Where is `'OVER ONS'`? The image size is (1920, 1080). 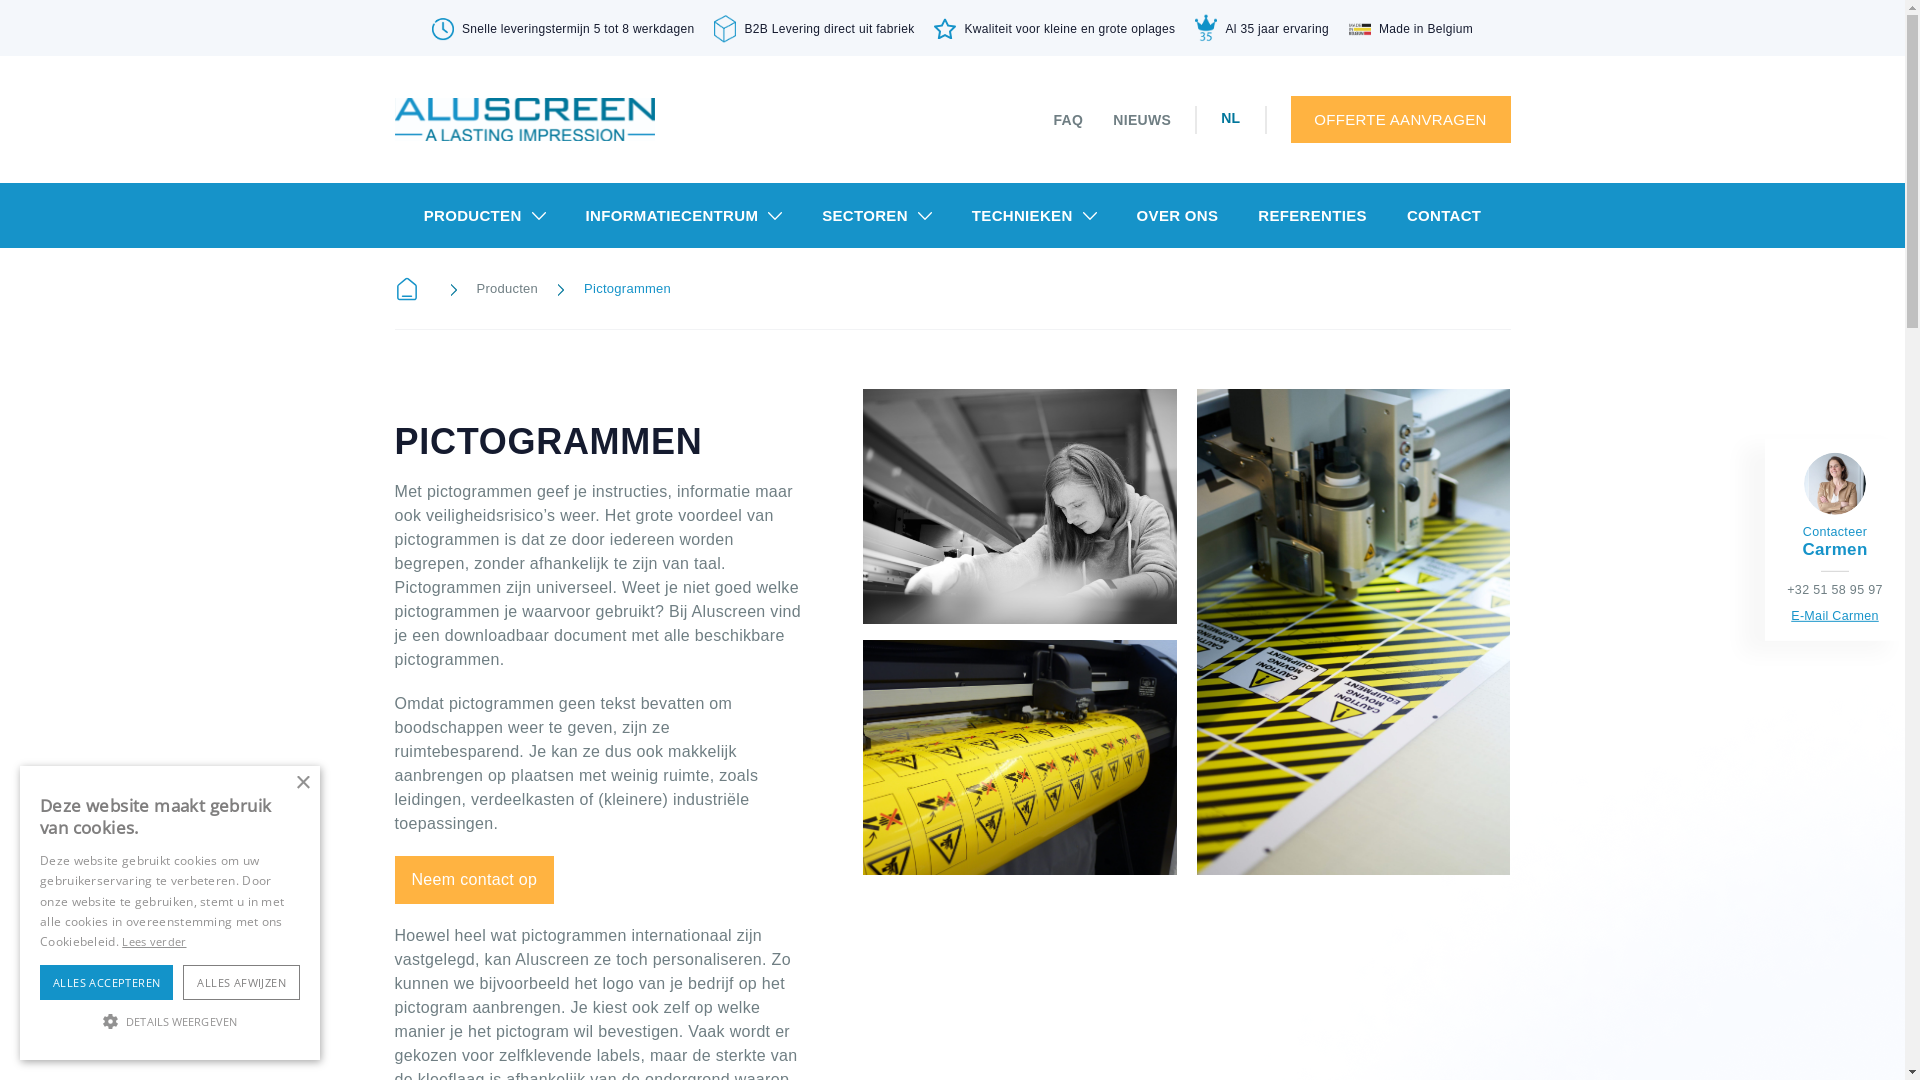 'OVER ONS' is located at coordinates (1177, 215).